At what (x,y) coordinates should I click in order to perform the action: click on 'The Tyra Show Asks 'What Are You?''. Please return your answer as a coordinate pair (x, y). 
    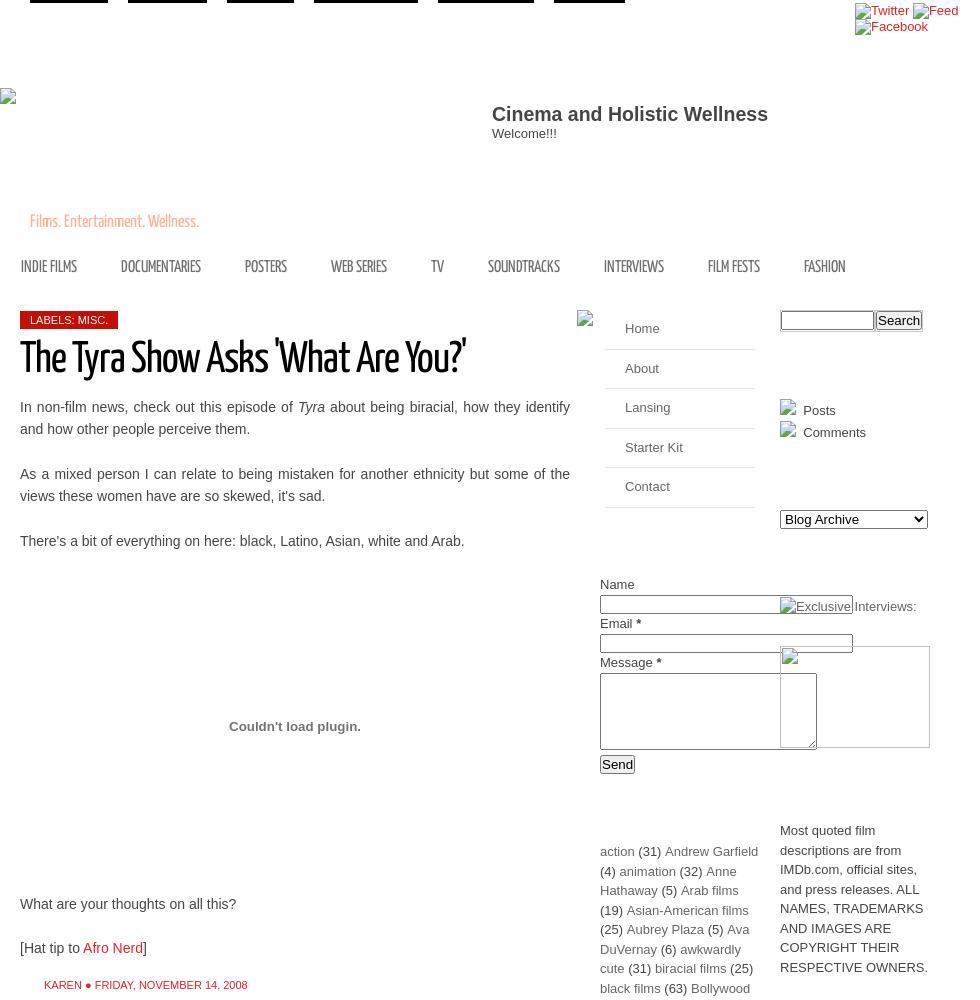
    Looking at the image, I should click on (243, 358).